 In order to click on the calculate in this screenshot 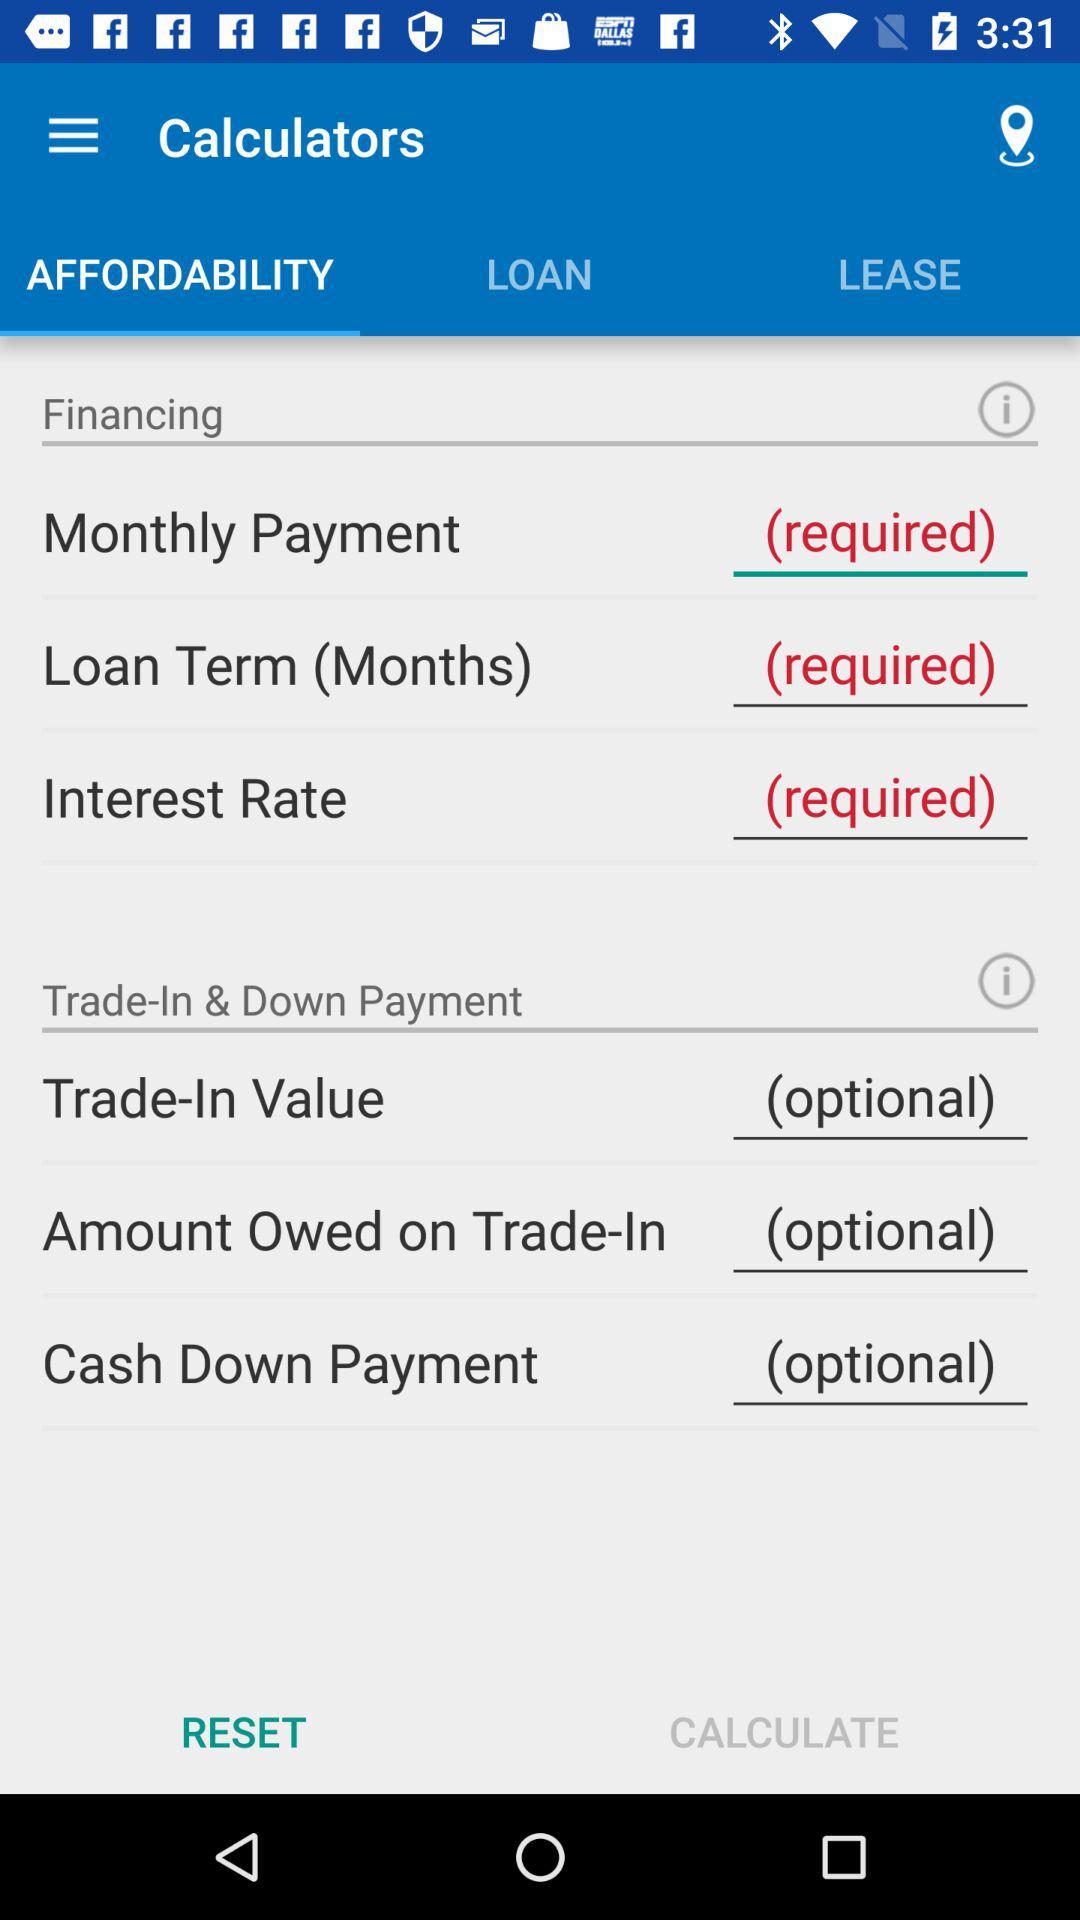, I will do `click(782, 1730)`.